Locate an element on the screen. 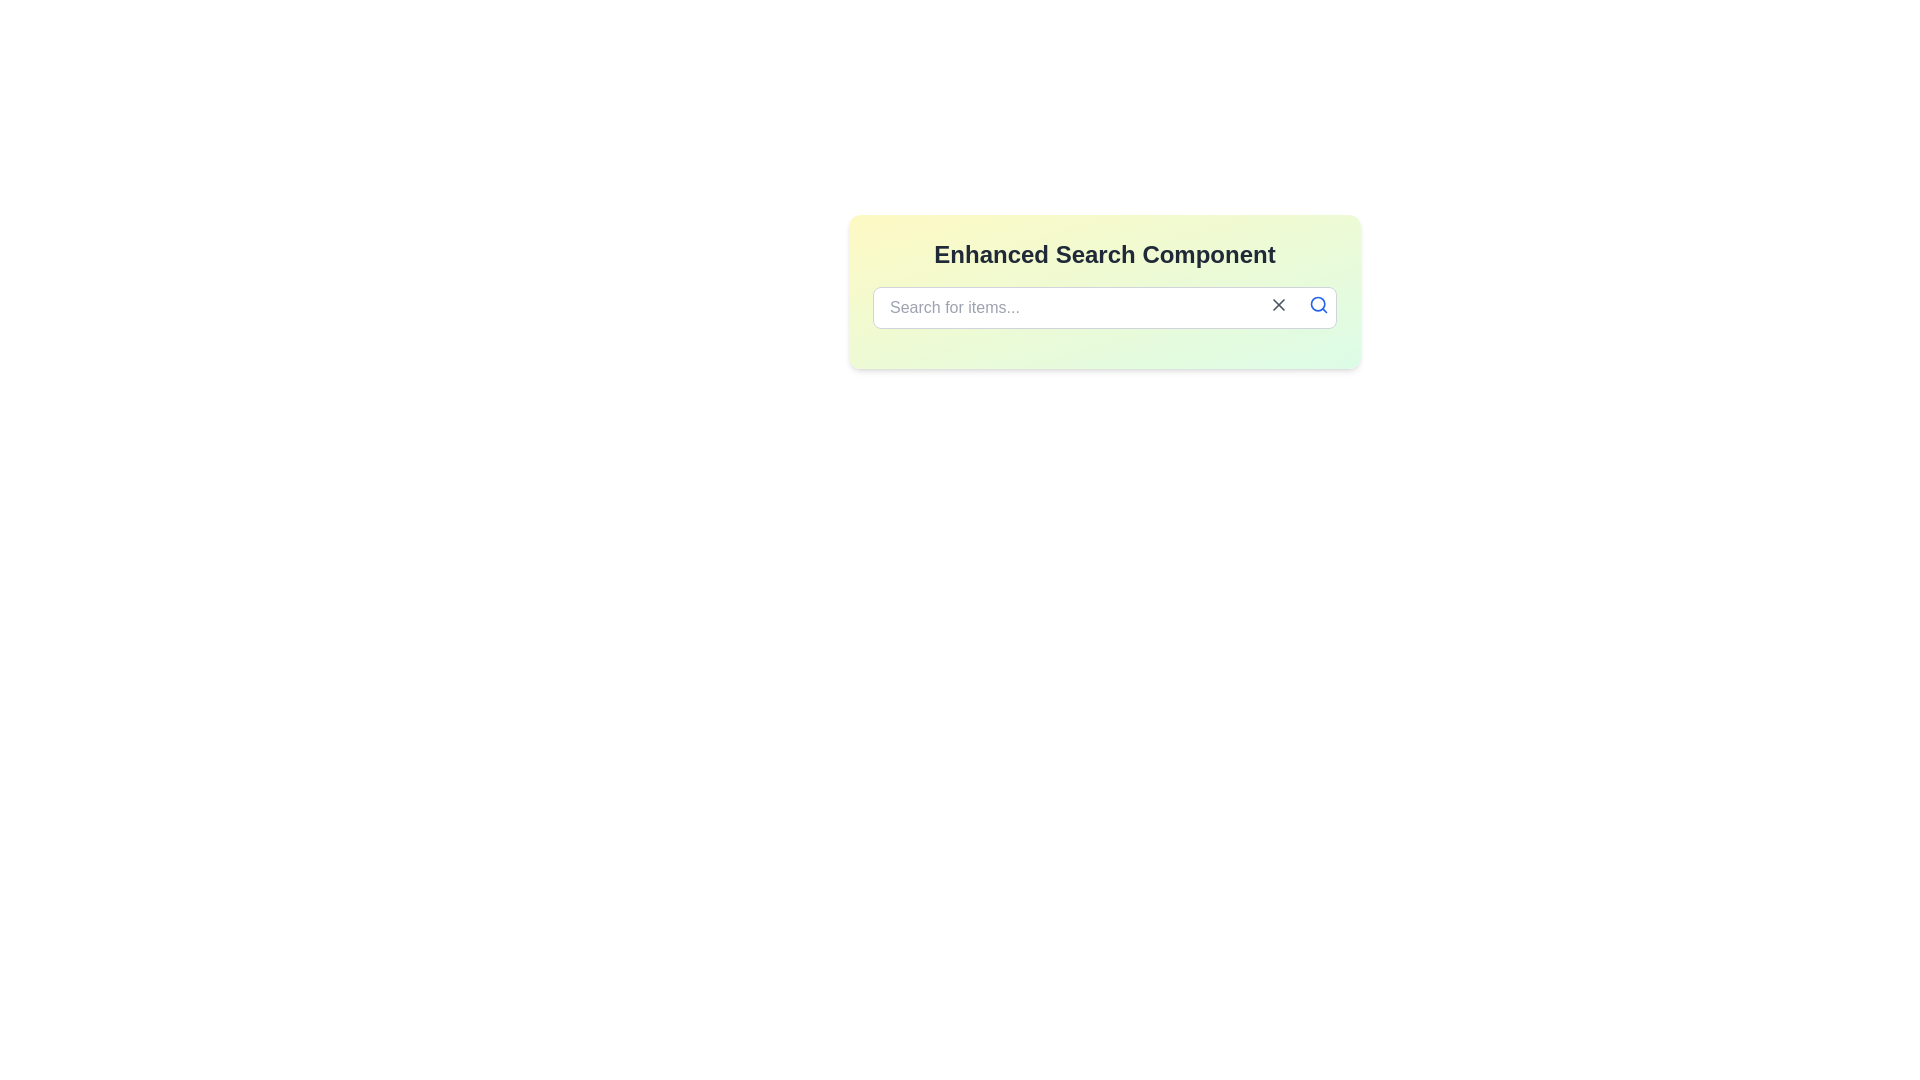 The image size is (1920, 1080). the circular lens of the magnifying glass icon, which is part of the search button located at the top right corner of the search field is located at coordinates (1318, 304).